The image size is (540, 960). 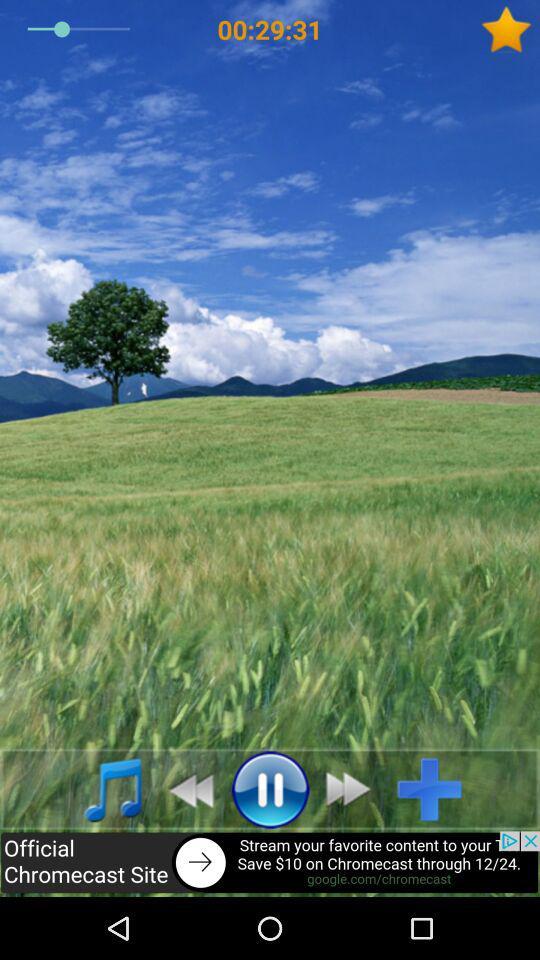 What do you see at coordinates (102, 789) in the screenshot?
I see `music` at bounding box center [102, 789].